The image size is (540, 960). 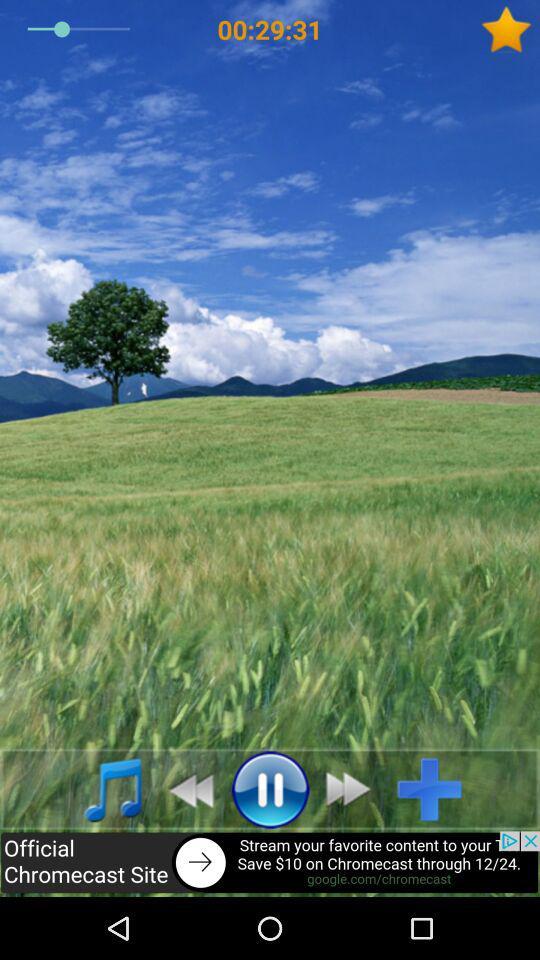 What do you see at coordinates (102, 789) in the screenshot?
I see `music` at bounding box center [102, 789].